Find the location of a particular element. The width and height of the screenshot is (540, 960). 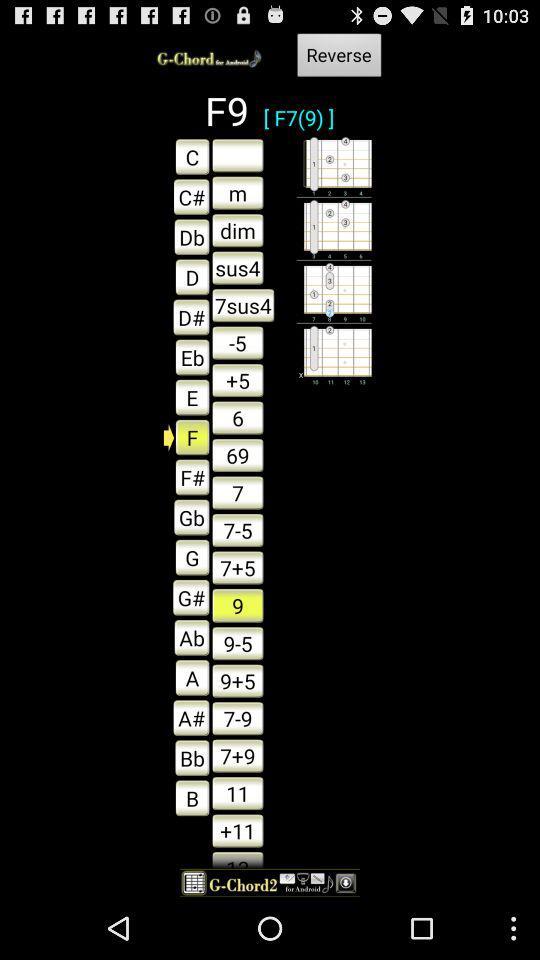

the e icon is located at coordinates (187, 396).